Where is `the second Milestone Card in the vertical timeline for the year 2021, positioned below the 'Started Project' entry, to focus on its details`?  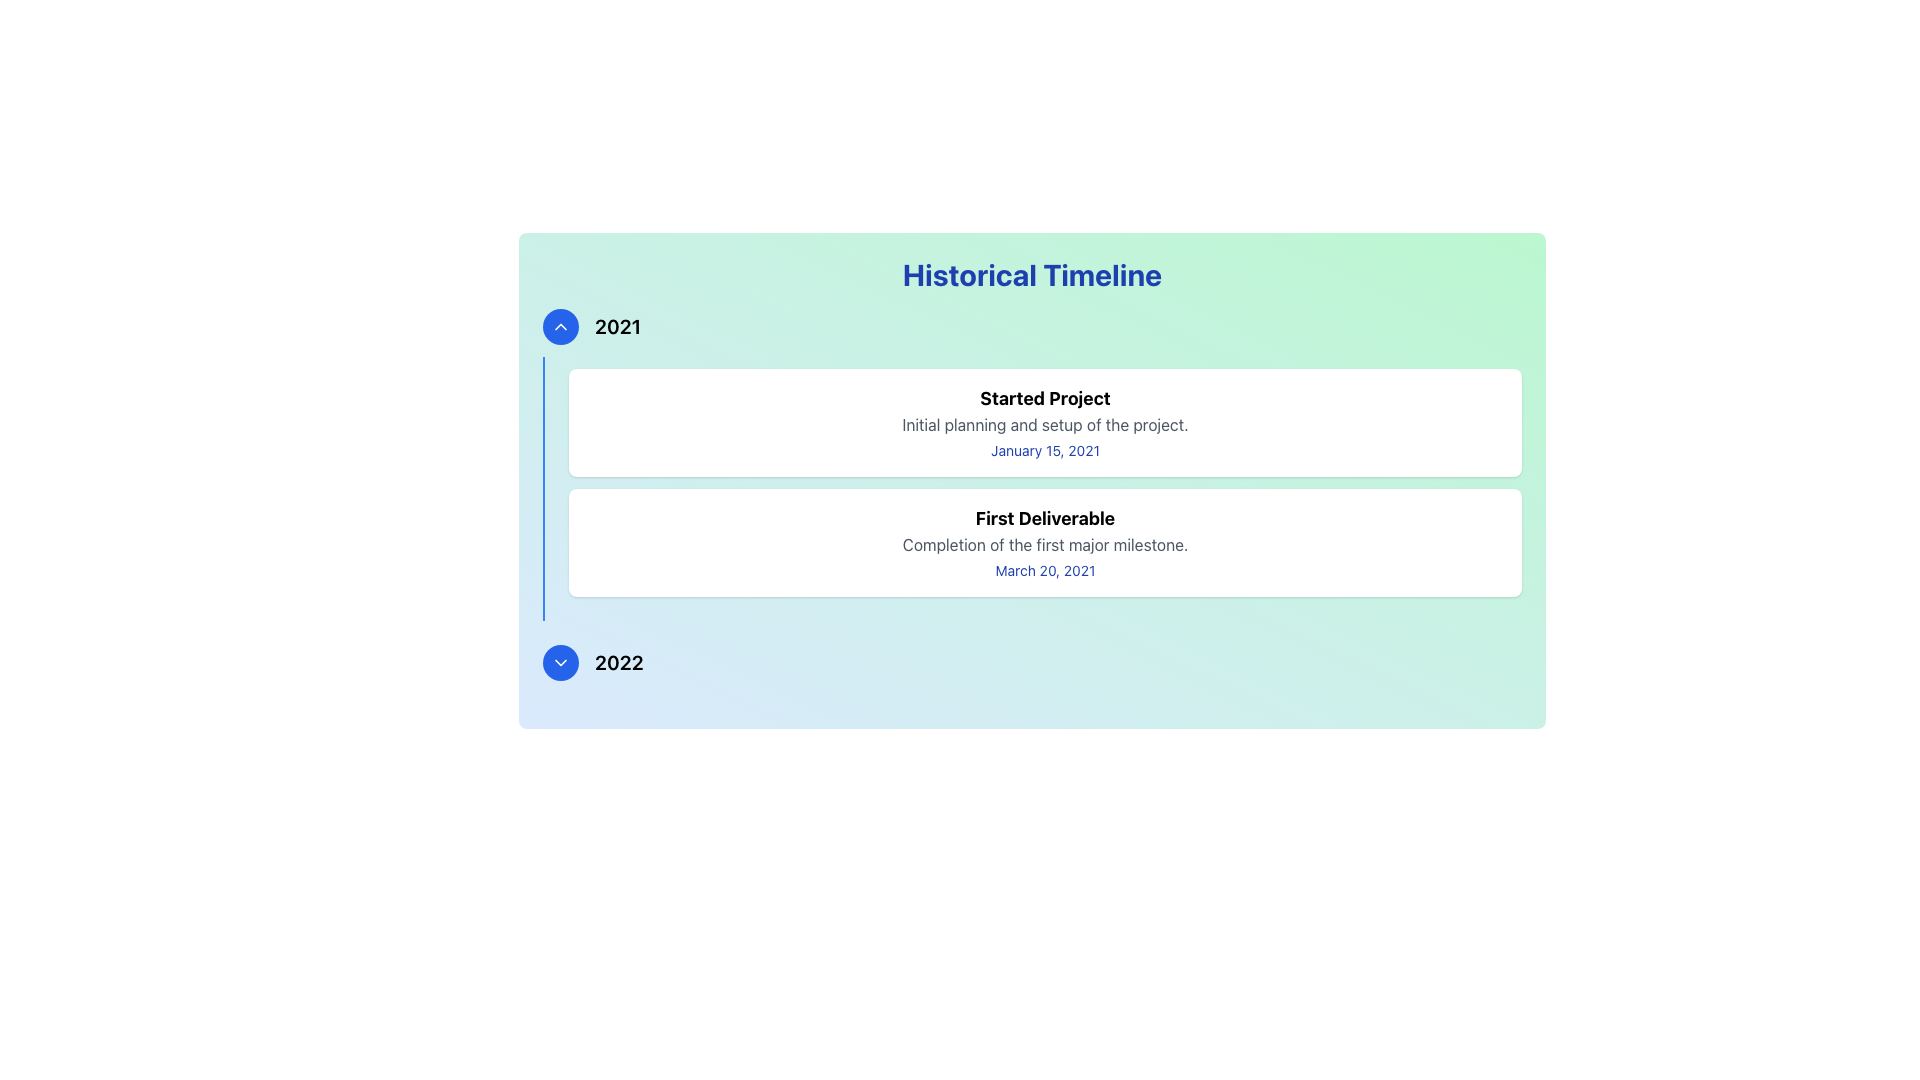 the second Milestone Card in the vertical timeline for the year 2021, positioned below the 'Started Project' entry, to focus on its details is located at coordinates (1044, 543).